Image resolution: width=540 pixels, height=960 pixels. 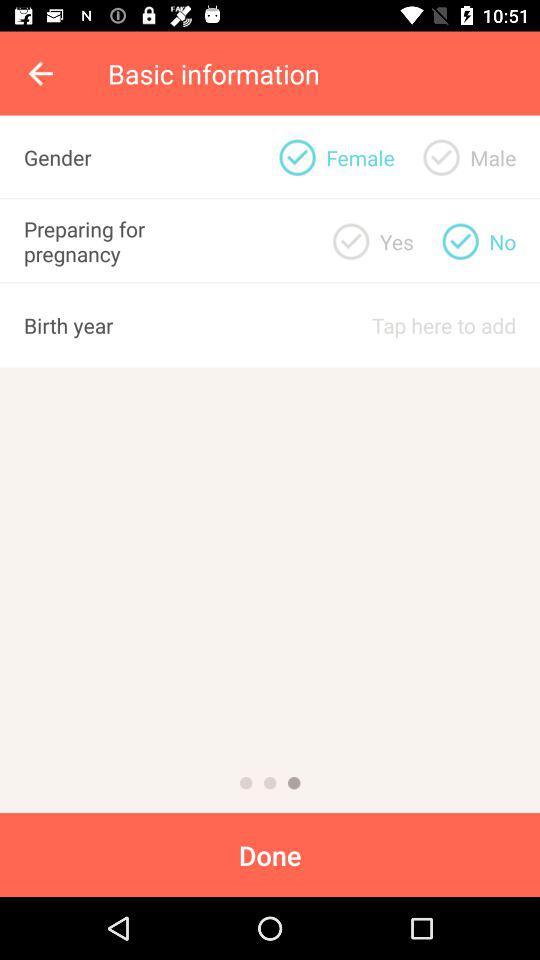 I want to click on icon to the right of yes item, so click(x=492, y=156).